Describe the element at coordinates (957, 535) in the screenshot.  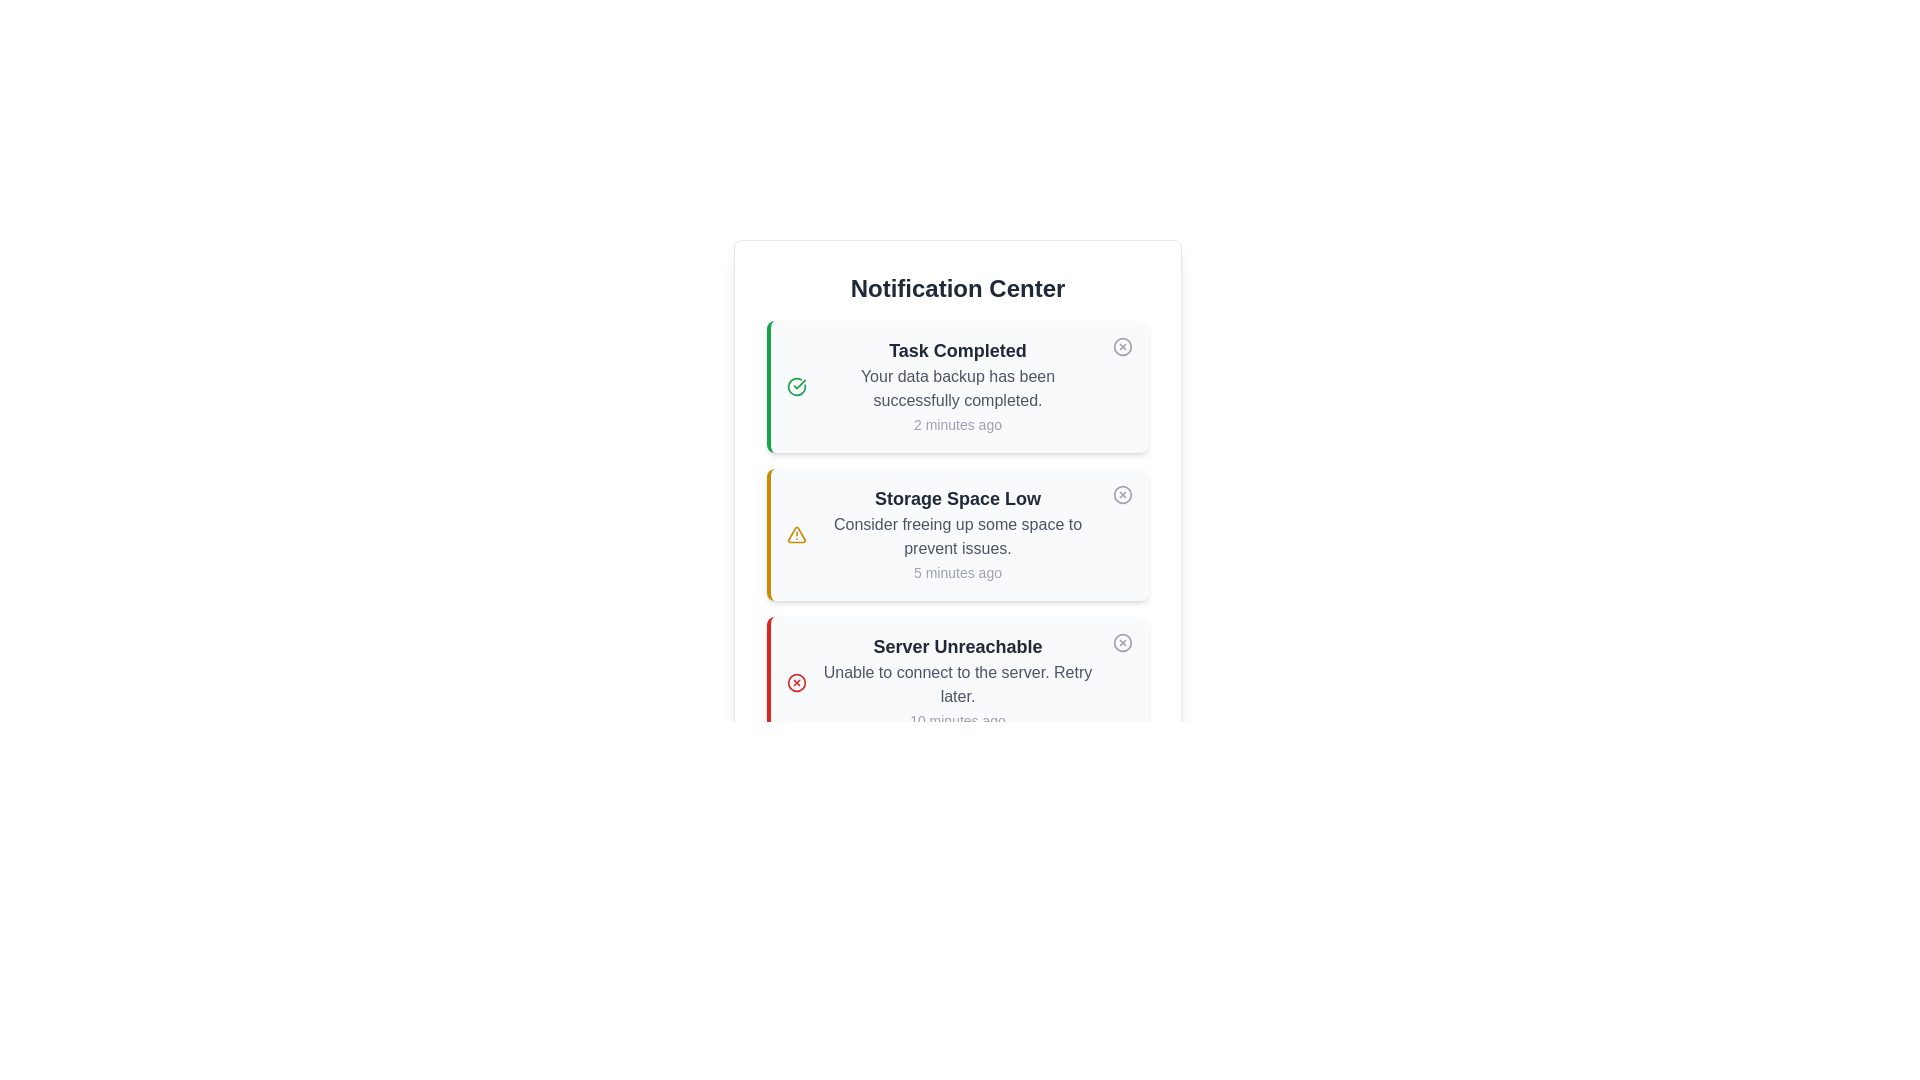
I see `the text element that reads 'Consider freeing up some space to prevent issues.' located in the second notification card within the Notification Center` at that location.